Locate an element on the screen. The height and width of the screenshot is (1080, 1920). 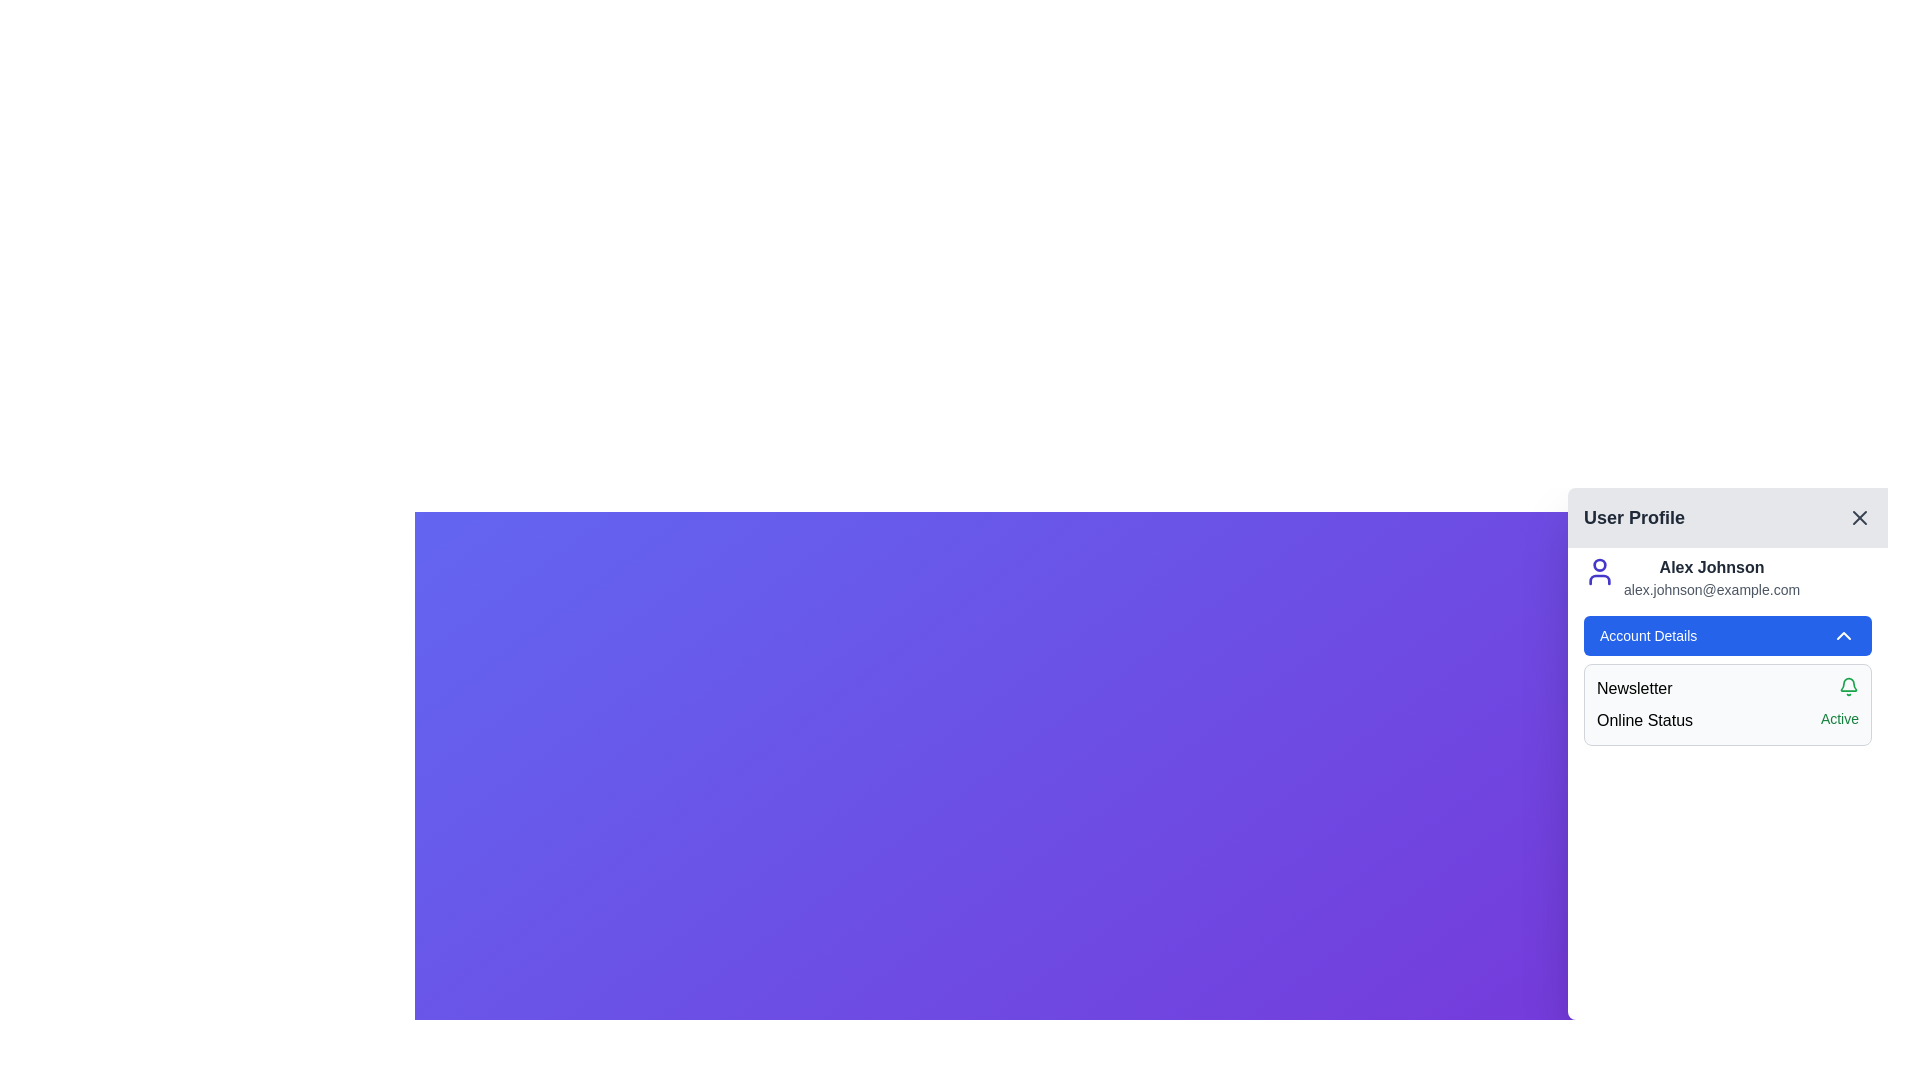
the Close button in the top-right corner of the 'User Profile' section to trigger hover effects is located at coordinates (1859, 516).